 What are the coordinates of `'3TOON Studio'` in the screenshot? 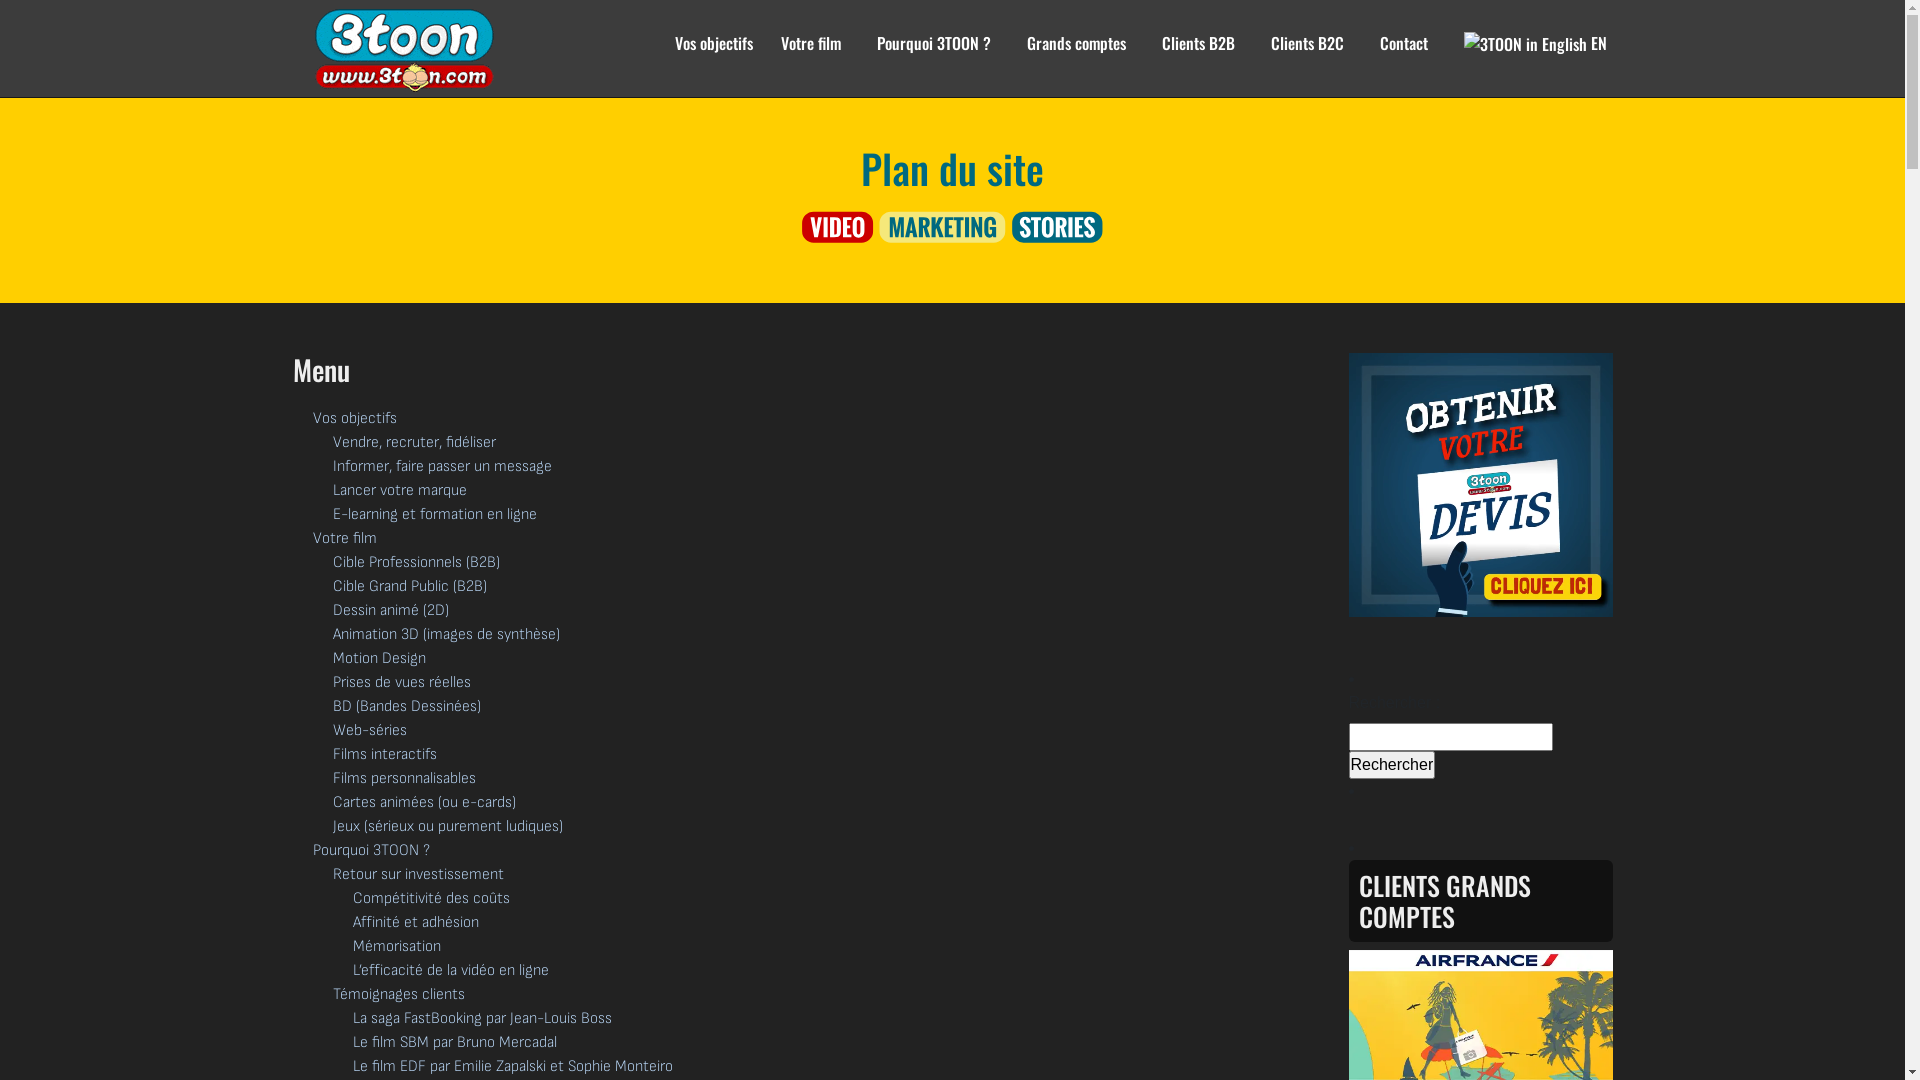 It's located at (413, 48).